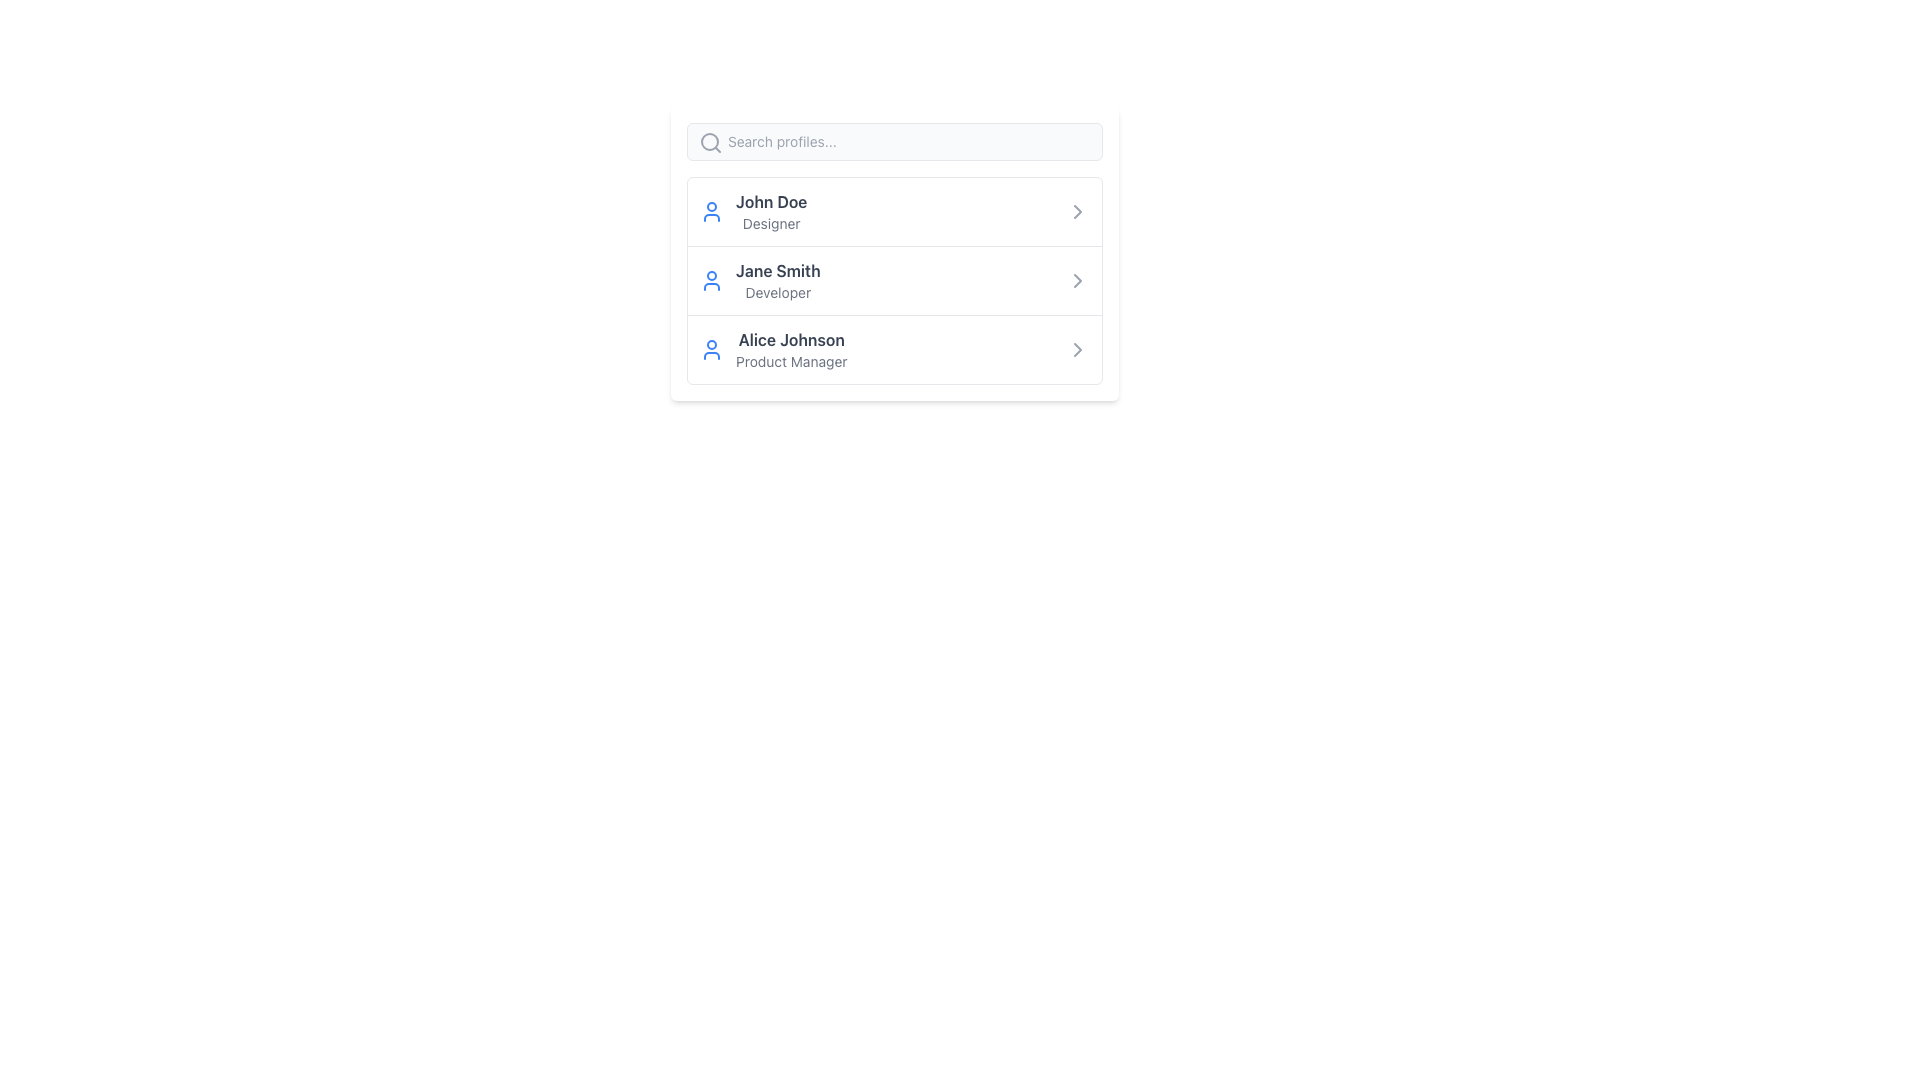 The width and height of the screenshot is (1920, 1080). Describe the element at coordinates (1077, 281) in the screenshot. I see `the SVG Icon (Chevron) at the rightmost end of the list item associated with 'Jane Smith'` at that location.